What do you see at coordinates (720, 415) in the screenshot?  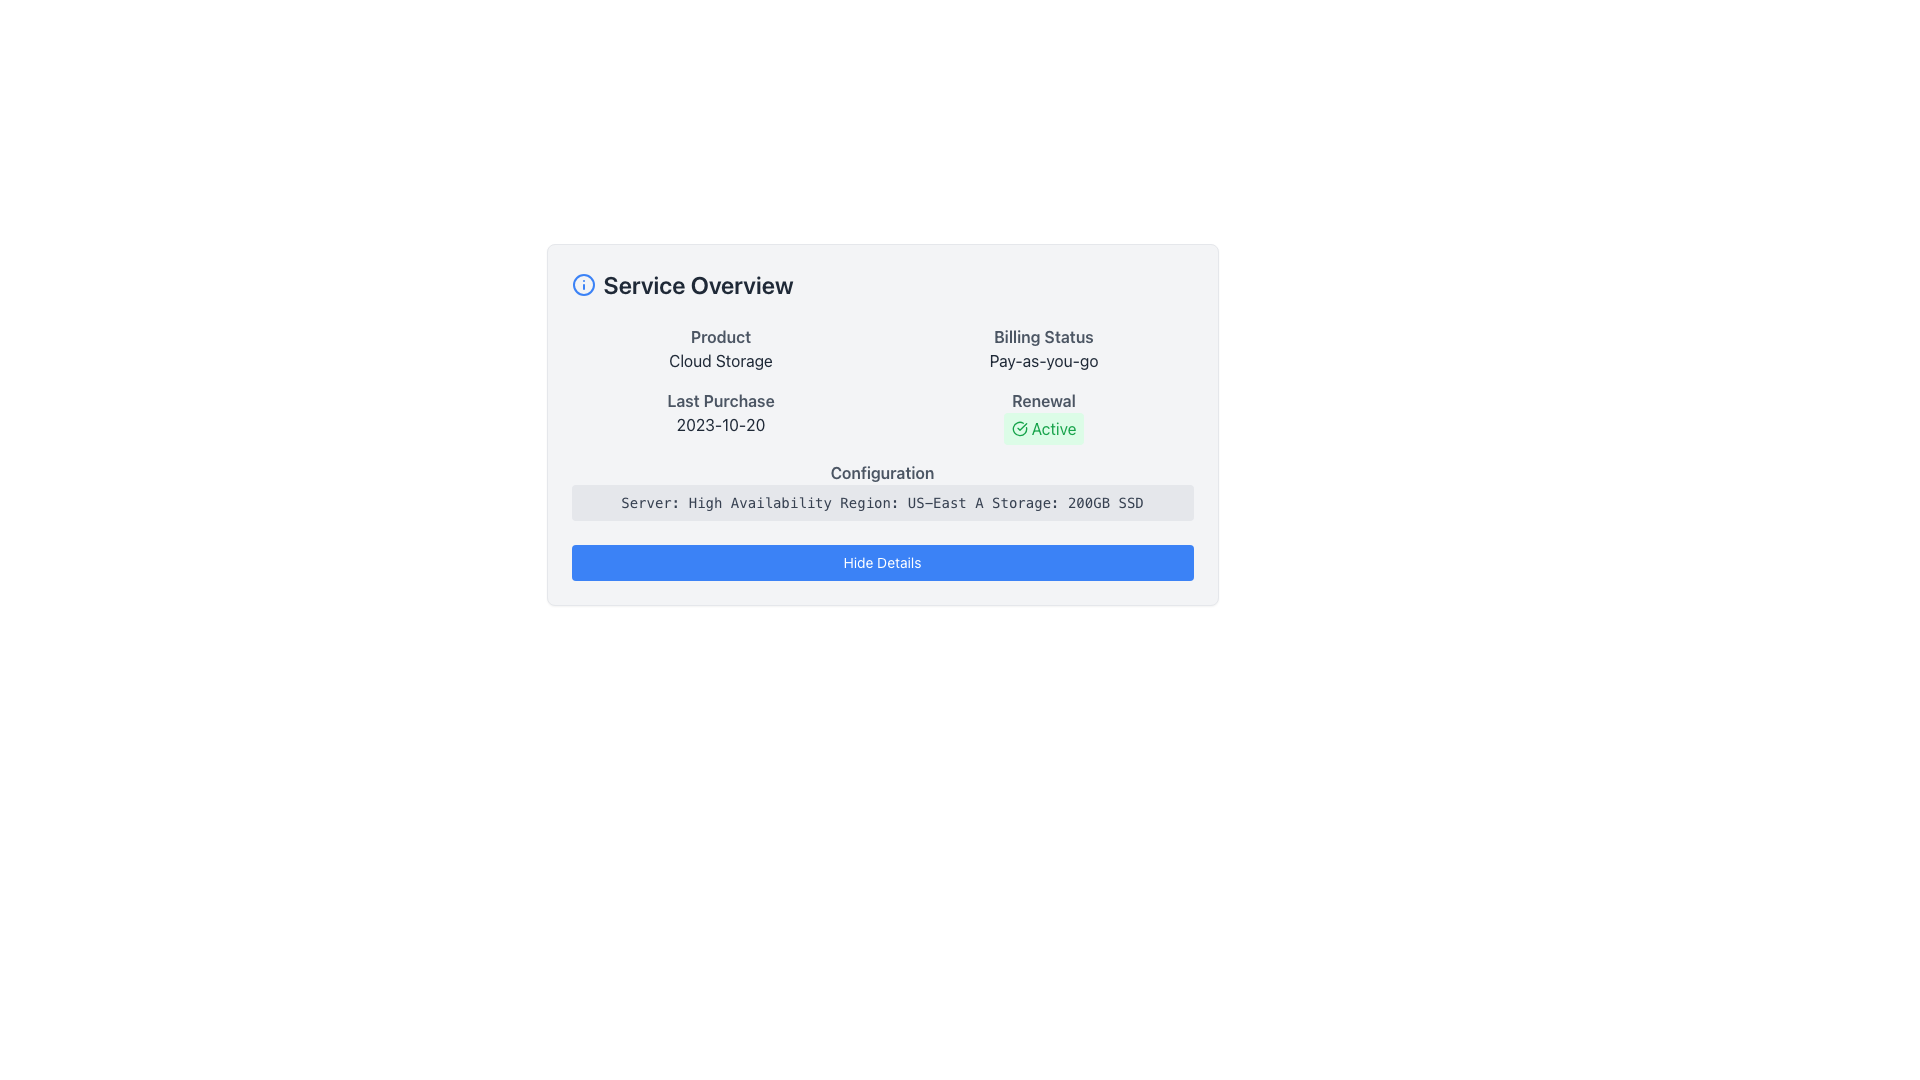 I see `the static text label displaying the last purchase date related to a service, which is the third item in a grid layout, located below 'Product: Cloud Storage' and to the left of 'Renewal: Active'` at bounding box center [720, 415].